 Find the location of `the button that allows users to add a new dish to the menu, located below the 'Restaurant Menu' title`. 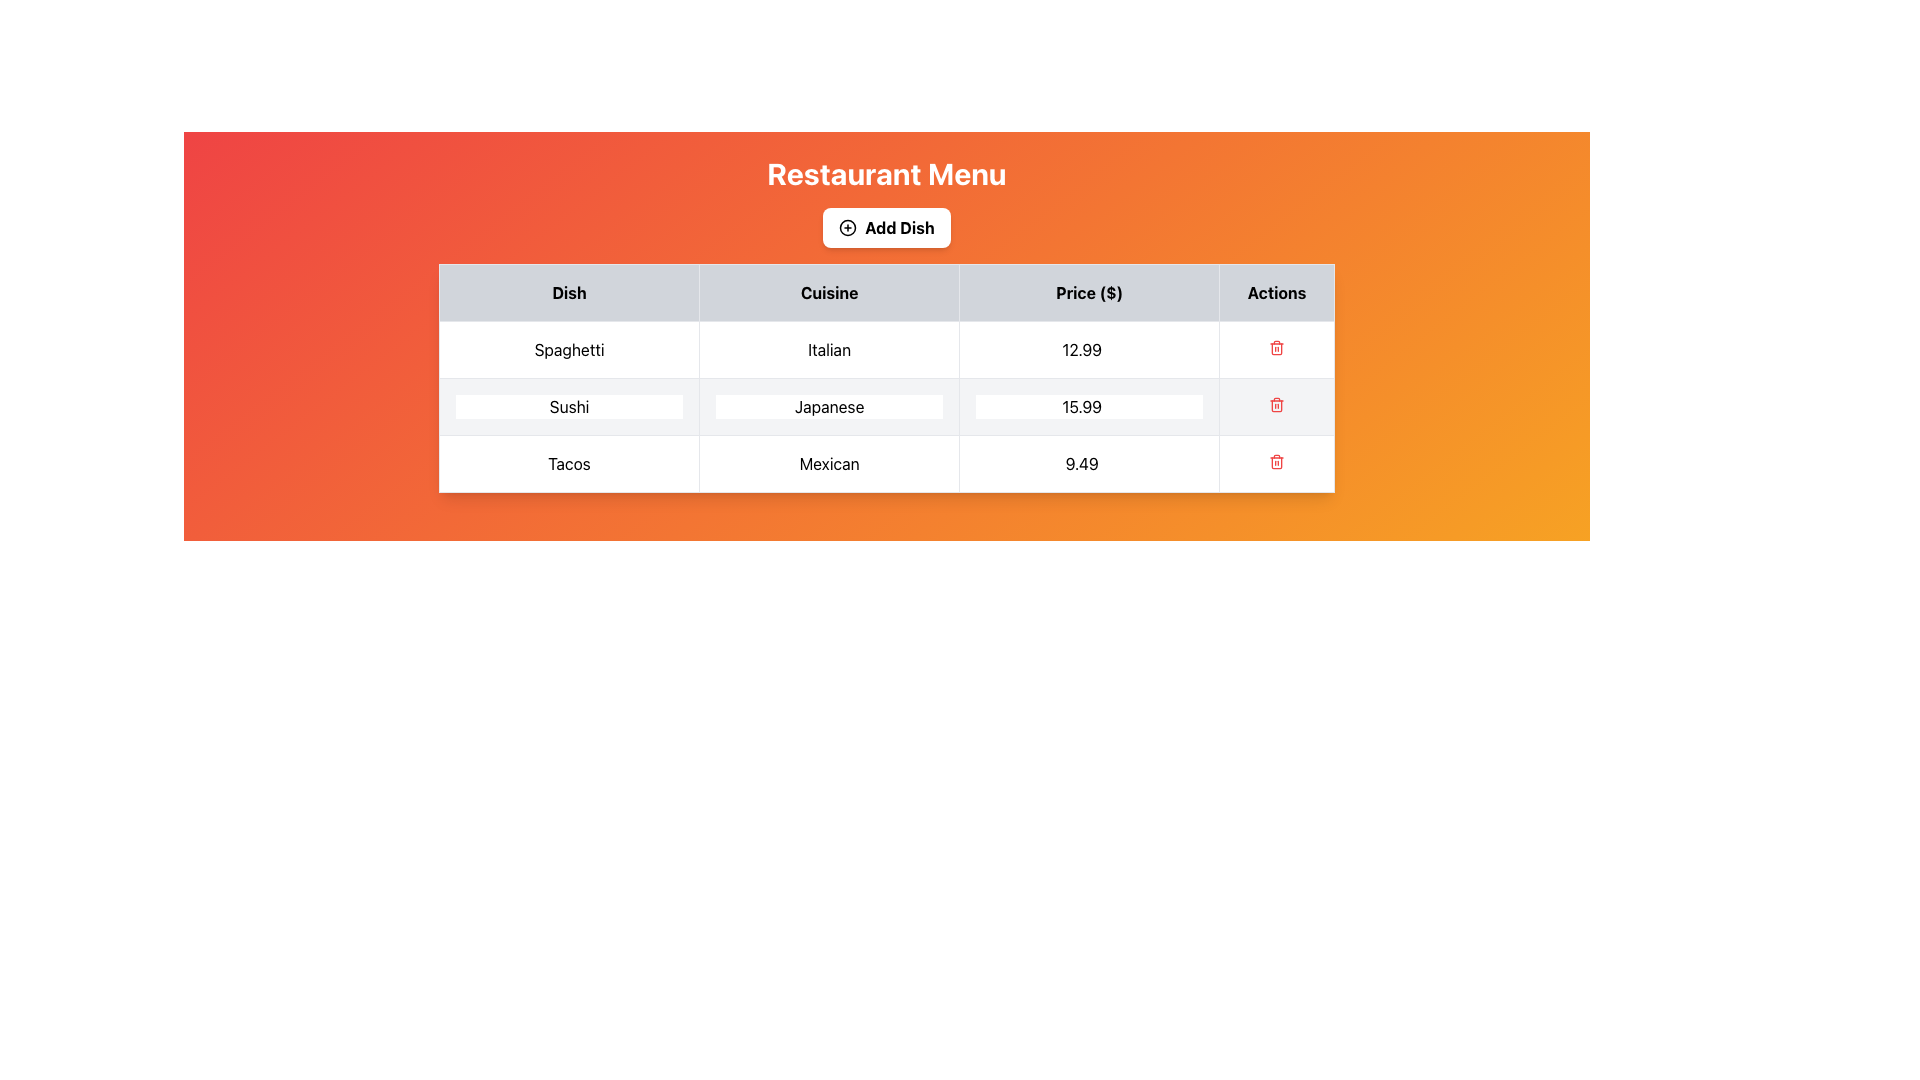

the button that allows users to add a new dish to the menu, located below the 'Restaurant Menu' title is located at coordinates (886, 226).